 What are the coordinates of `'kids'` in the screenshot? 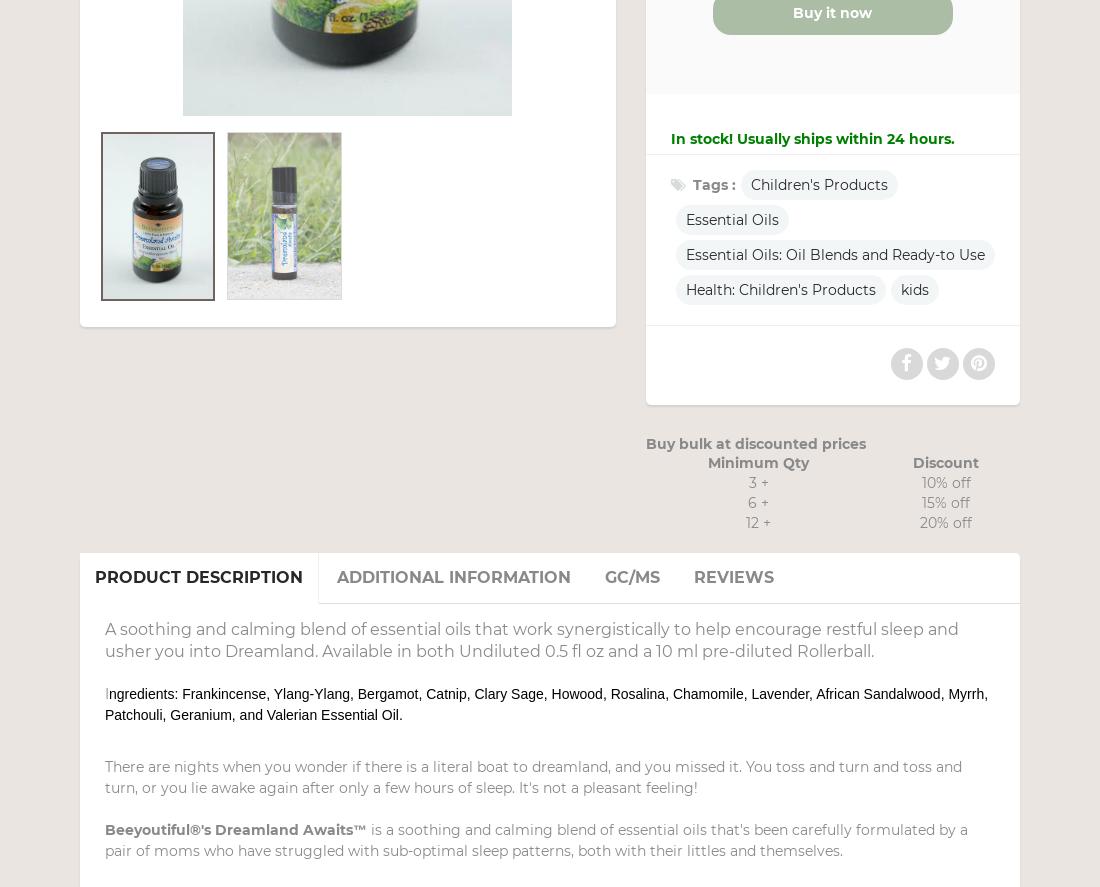 It's located at (913, 288).